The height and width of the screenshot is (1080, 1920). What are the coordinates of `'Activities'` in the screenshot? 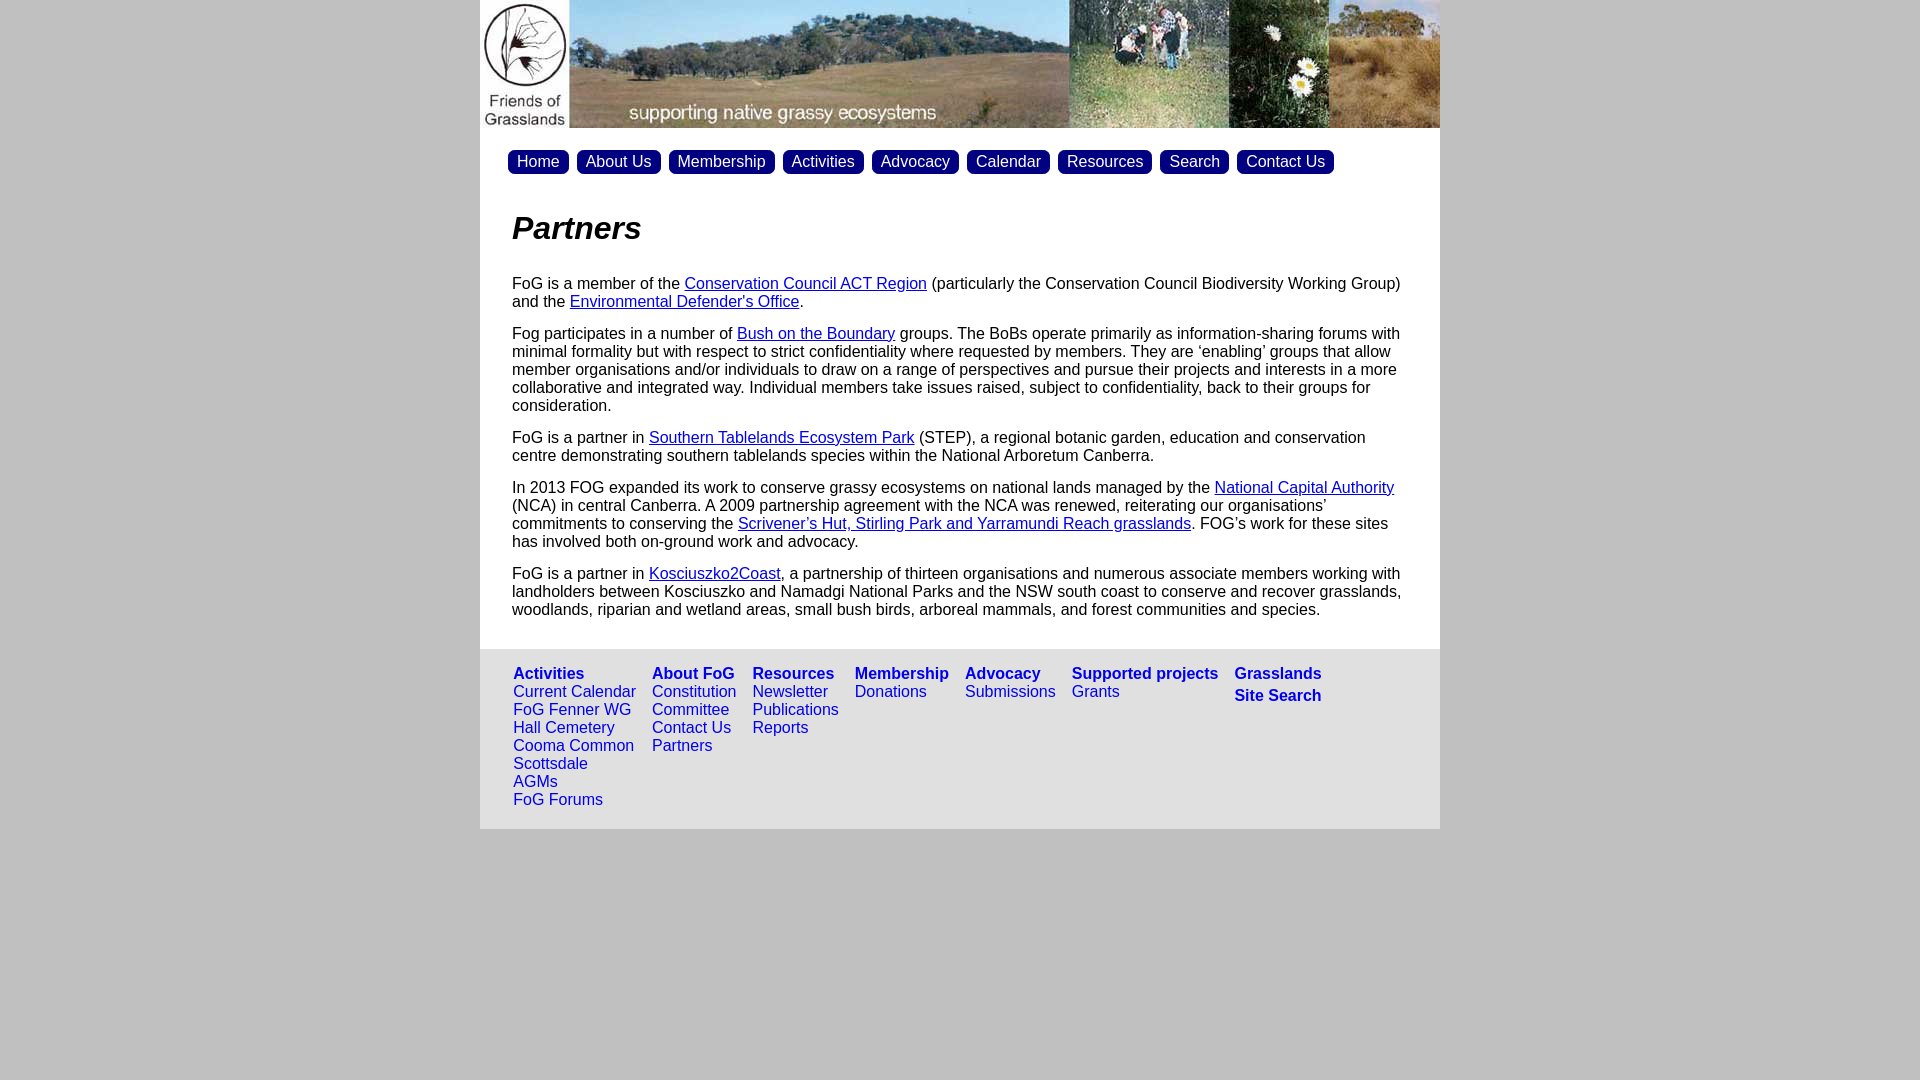 It's located at (548, 673).